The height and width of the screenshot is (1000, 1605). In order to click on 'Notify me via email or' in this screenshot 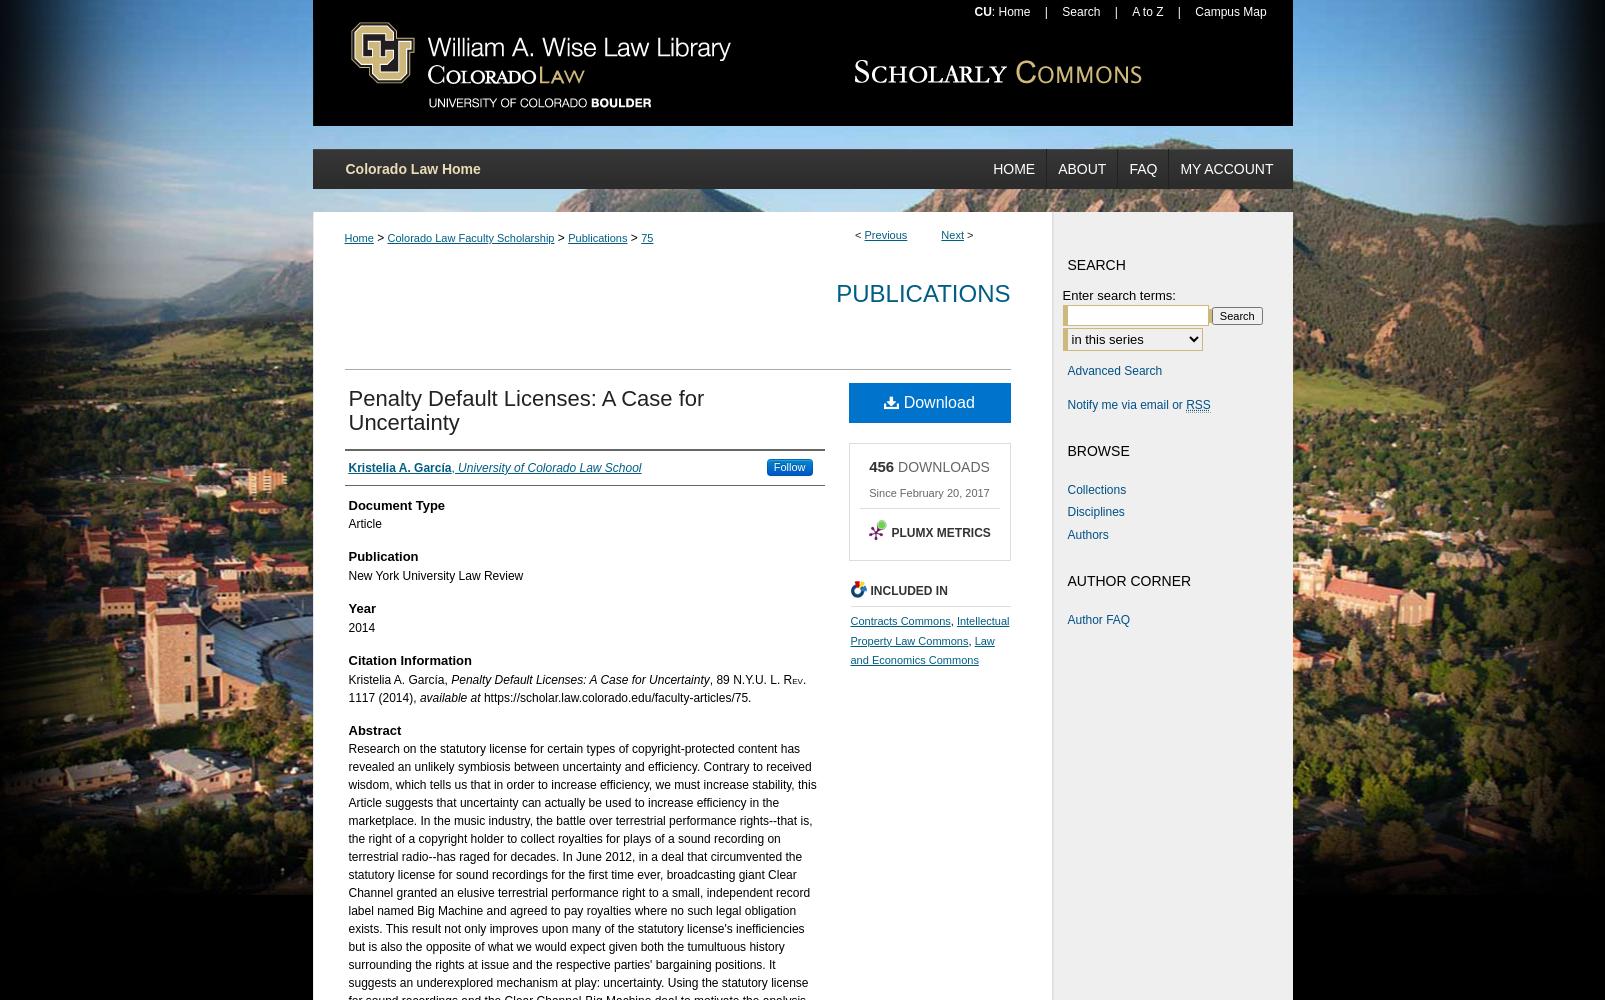, I will do `click(1125, 404)`.